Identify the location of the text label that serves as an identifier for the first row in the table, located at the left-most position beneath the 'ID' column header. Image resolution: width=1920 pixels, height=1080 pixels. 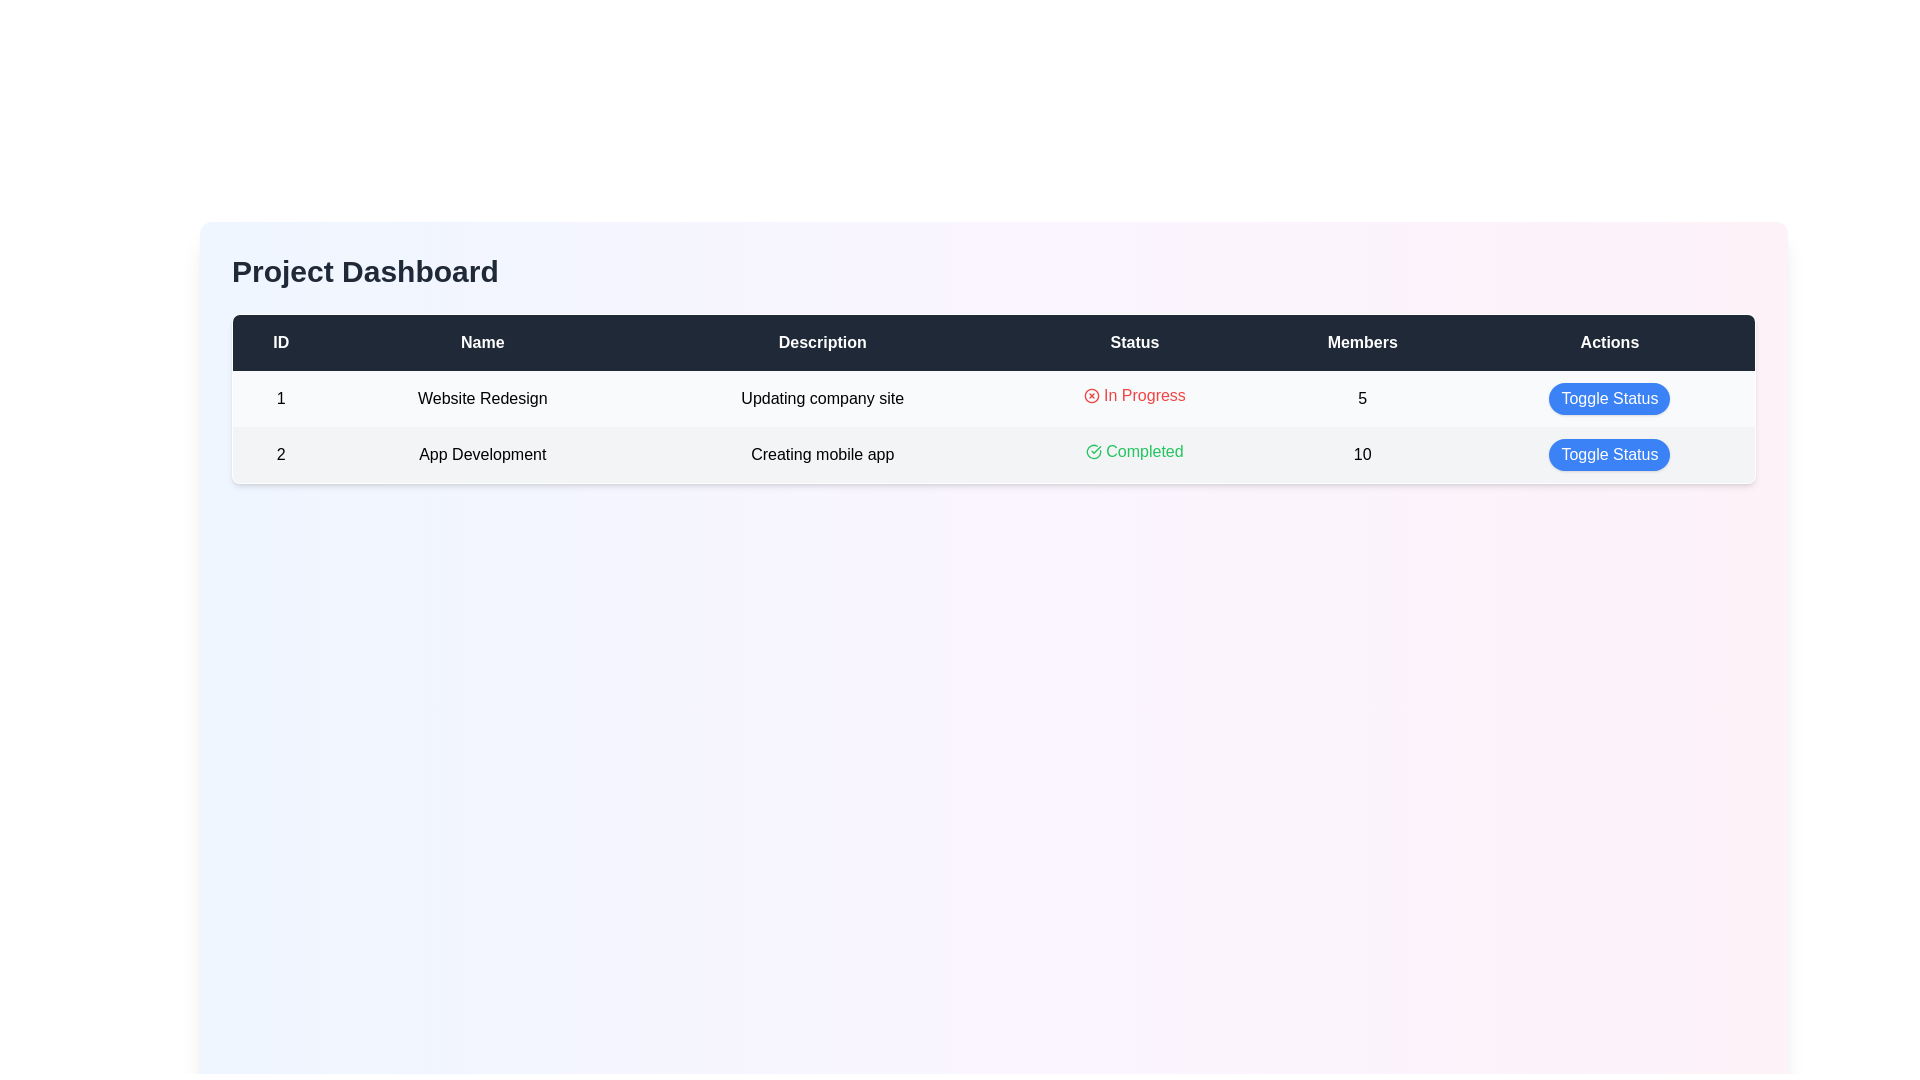
(279, 398).